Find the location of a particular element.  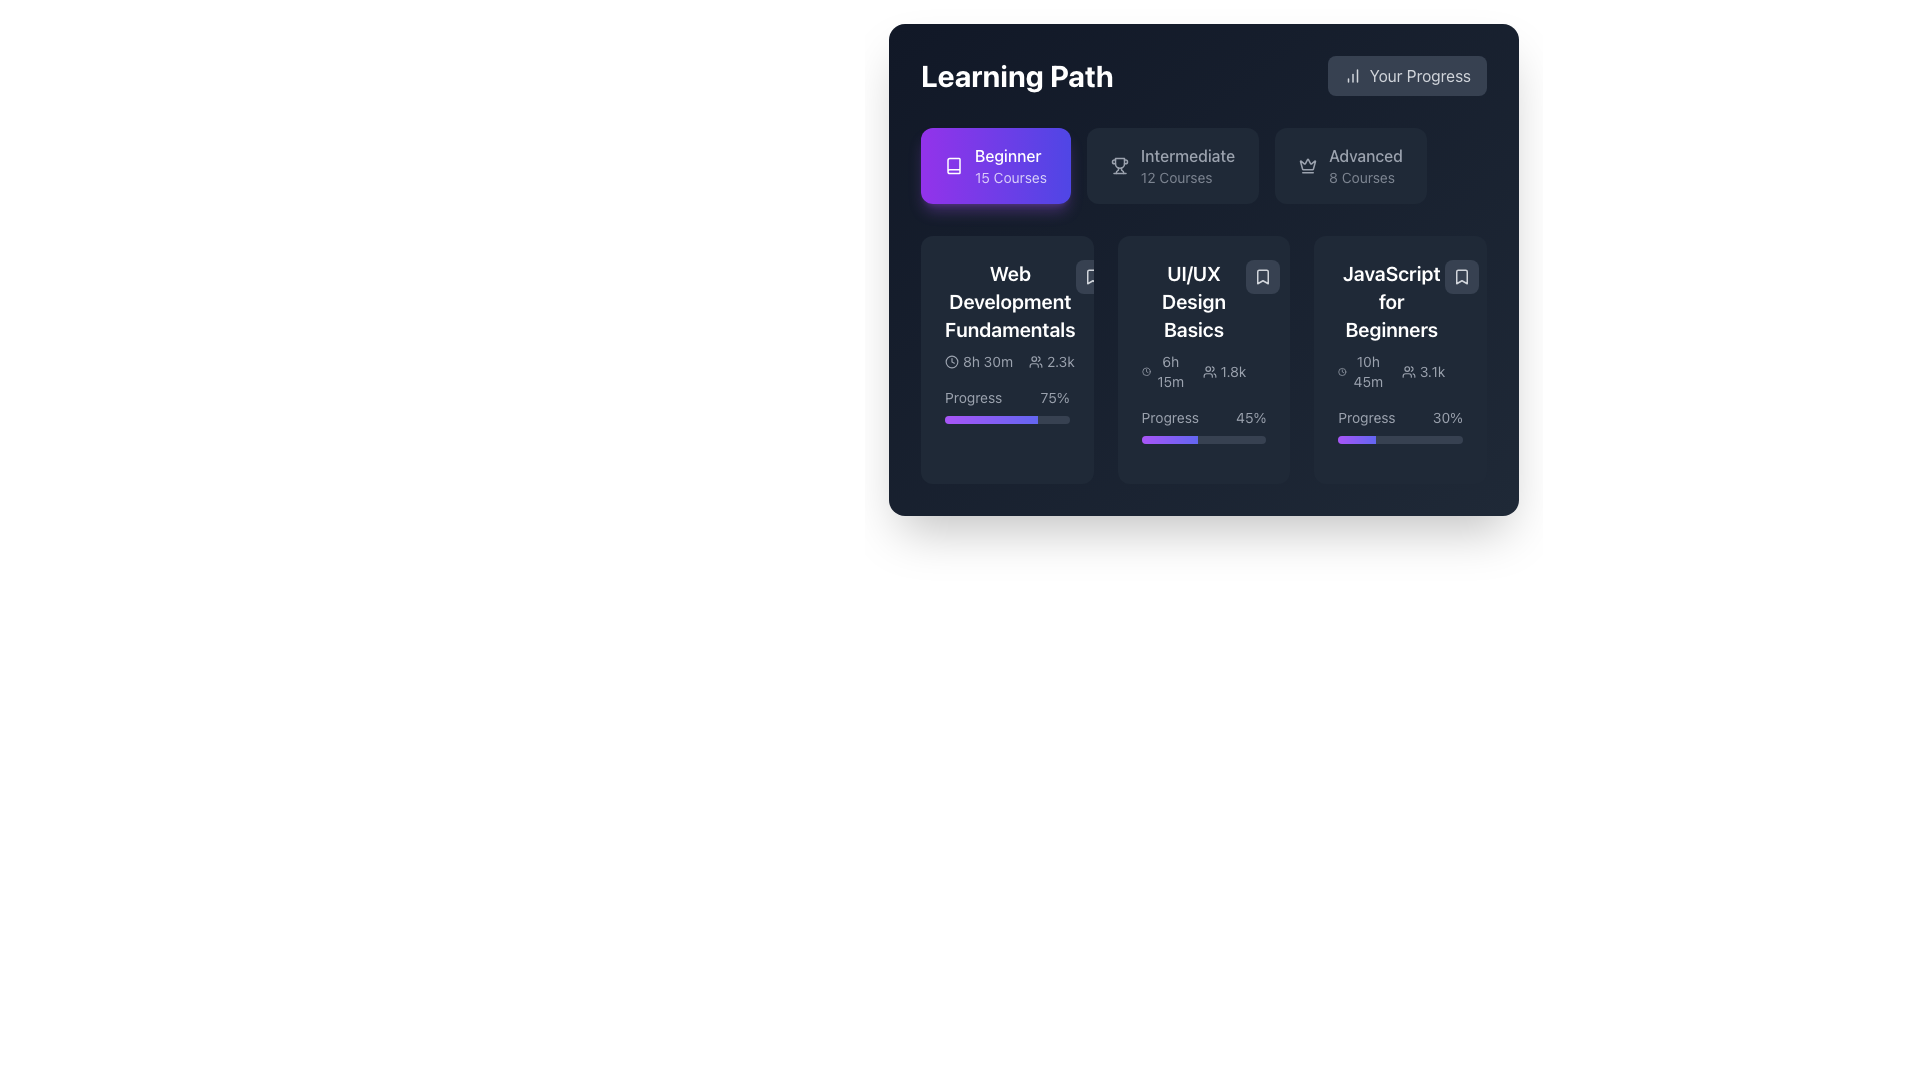

the bookmark icon in the top-right corner of the 'JavaScript for Beginners' card to bookmark the item is located at coordinates (1462, 277).